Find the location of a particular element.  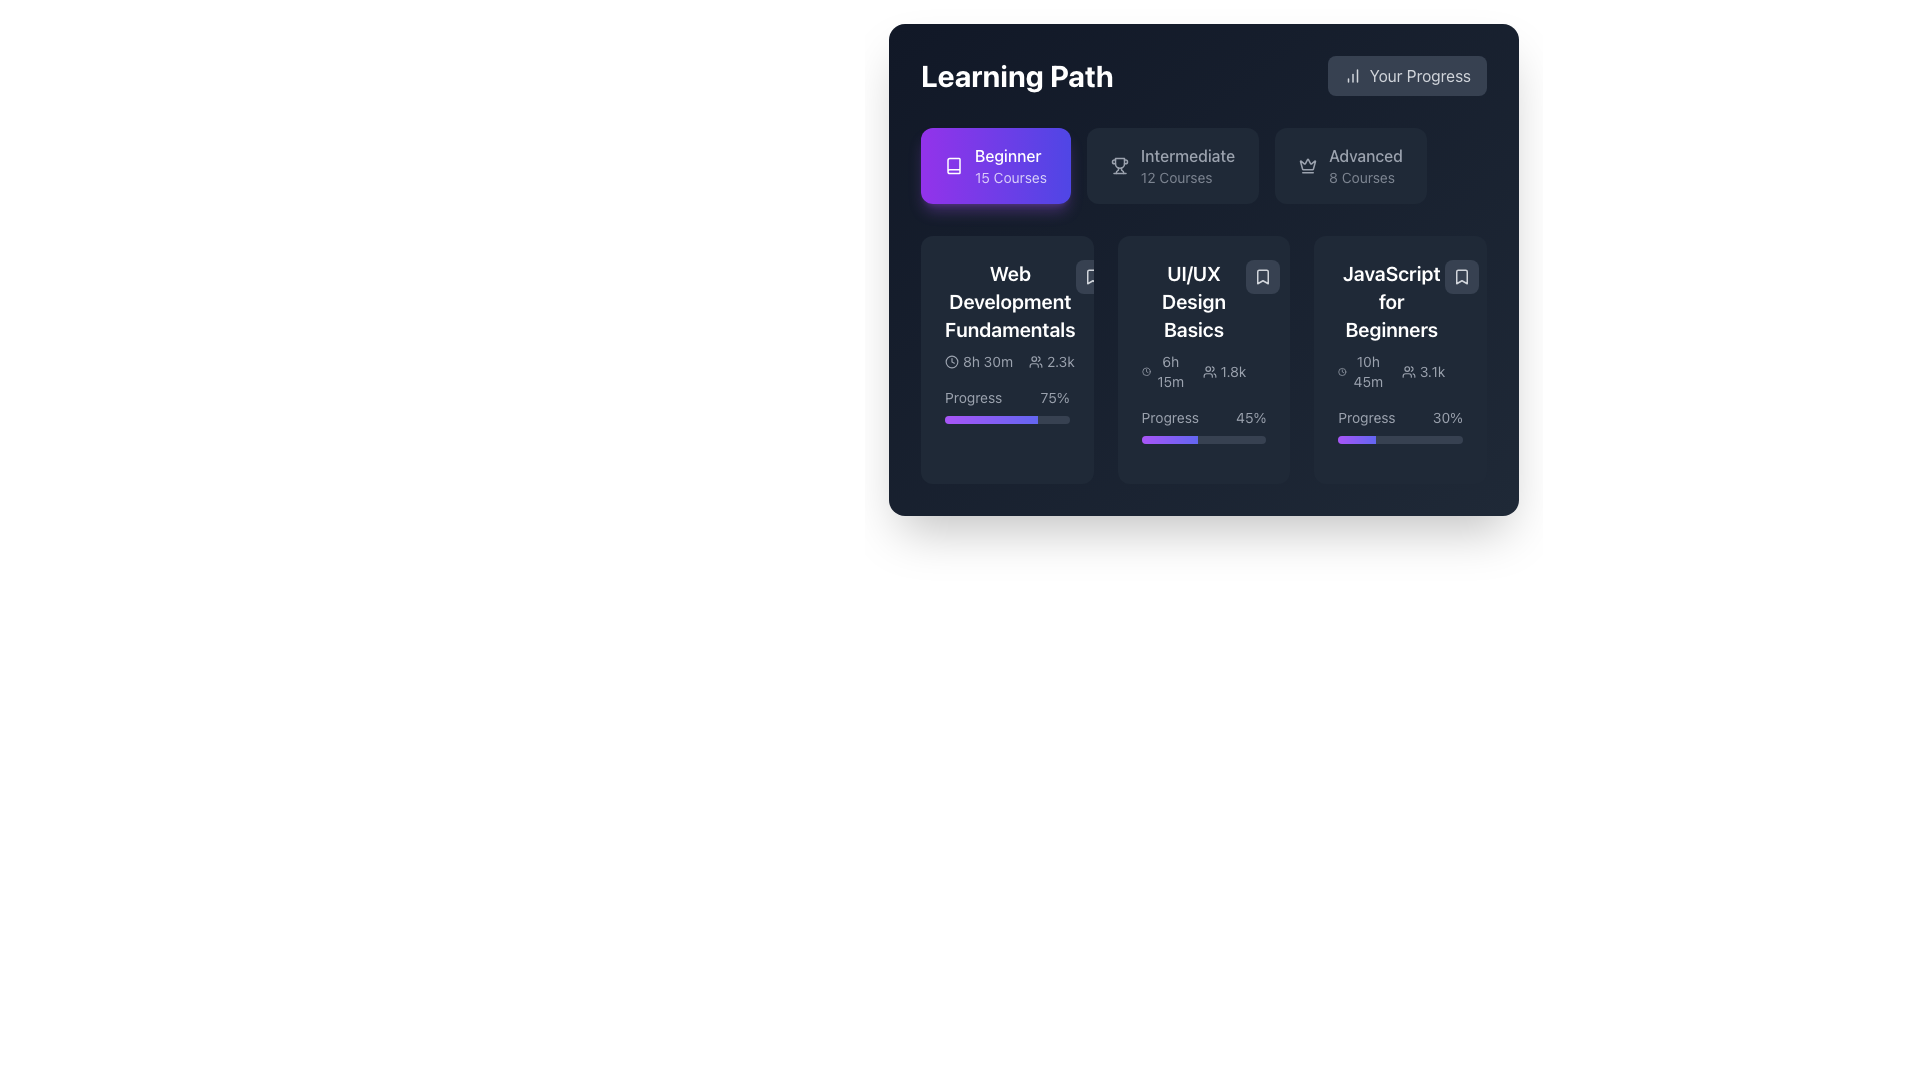

the bookmark icon in the top-right corner of the 'JavaScript for Beginners' card to bookmark the item is located at coordinates (1462, 277).